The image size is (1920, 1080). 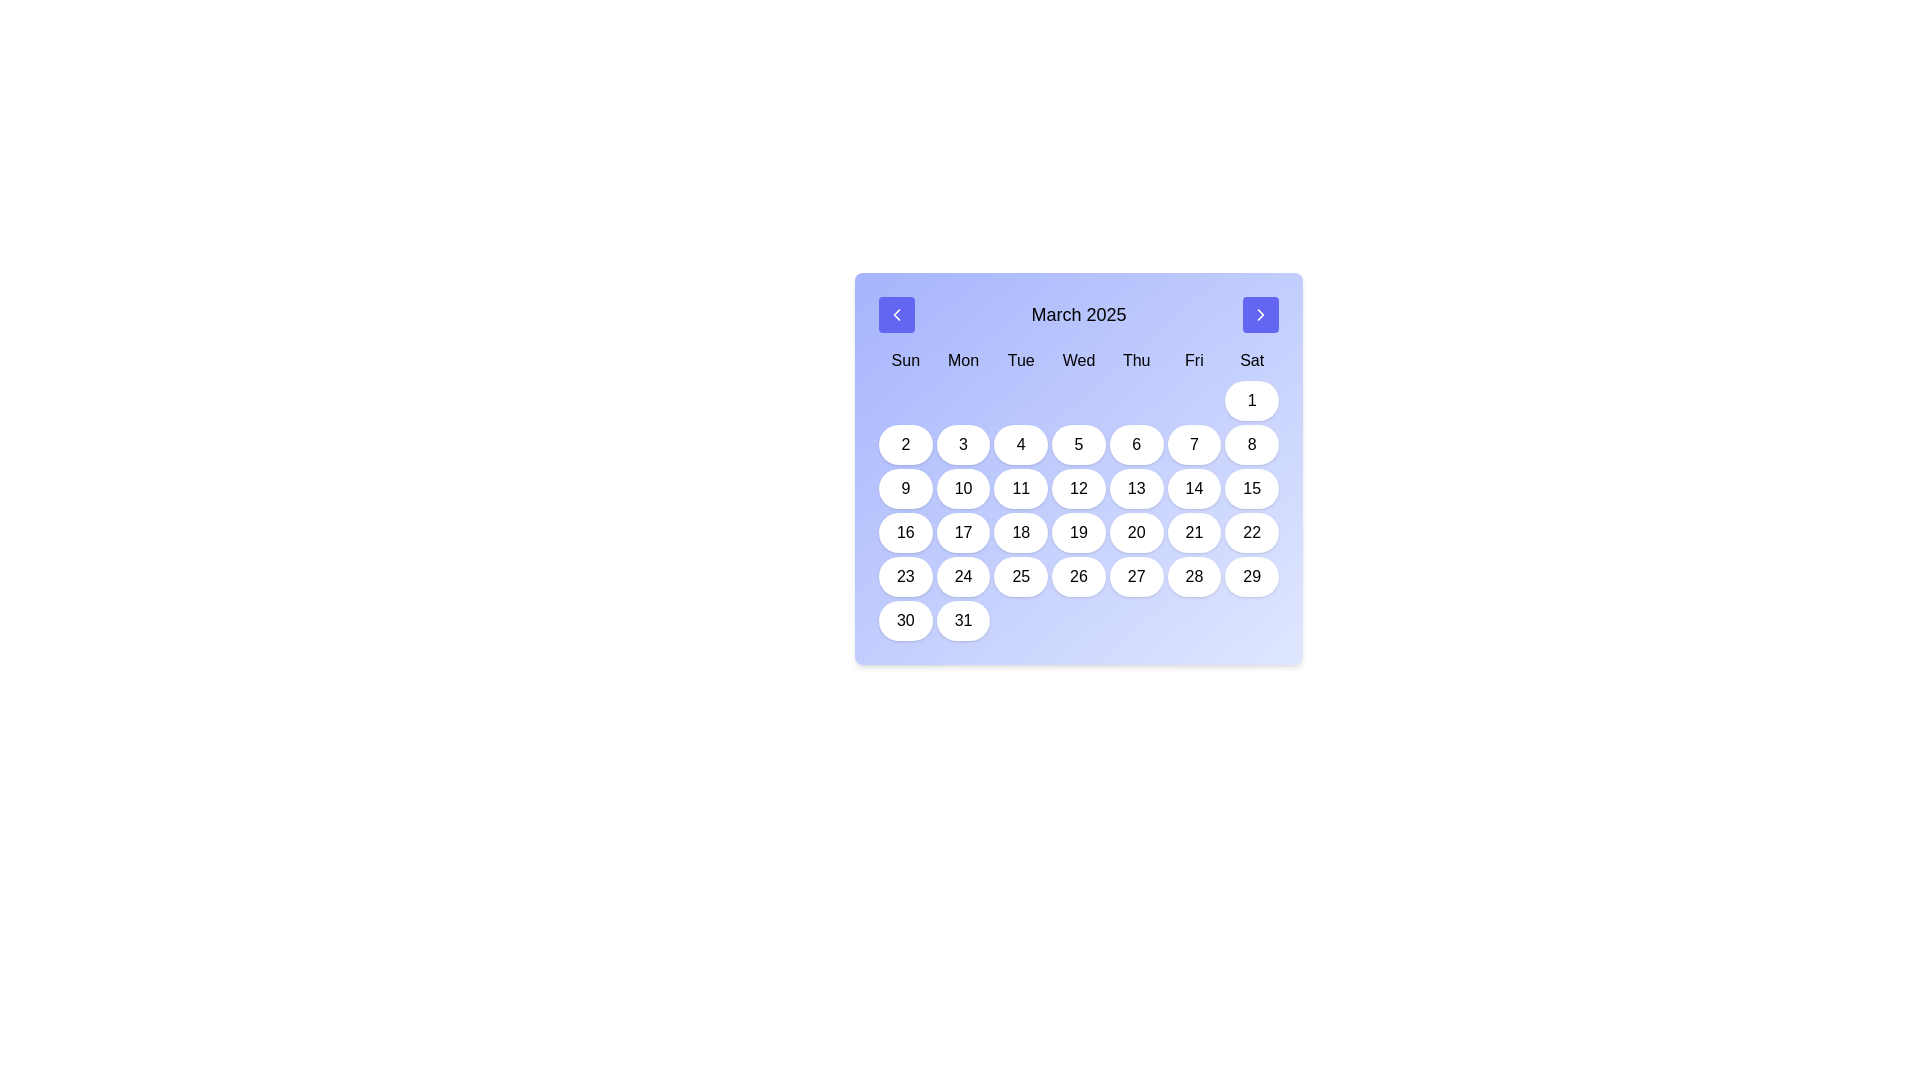 What do you see at coordinates (1194, 577) in the screenshot?
I see `the button representing the date 28th in the bottom-right area of the calendar` at bounding box center [1194, 577].